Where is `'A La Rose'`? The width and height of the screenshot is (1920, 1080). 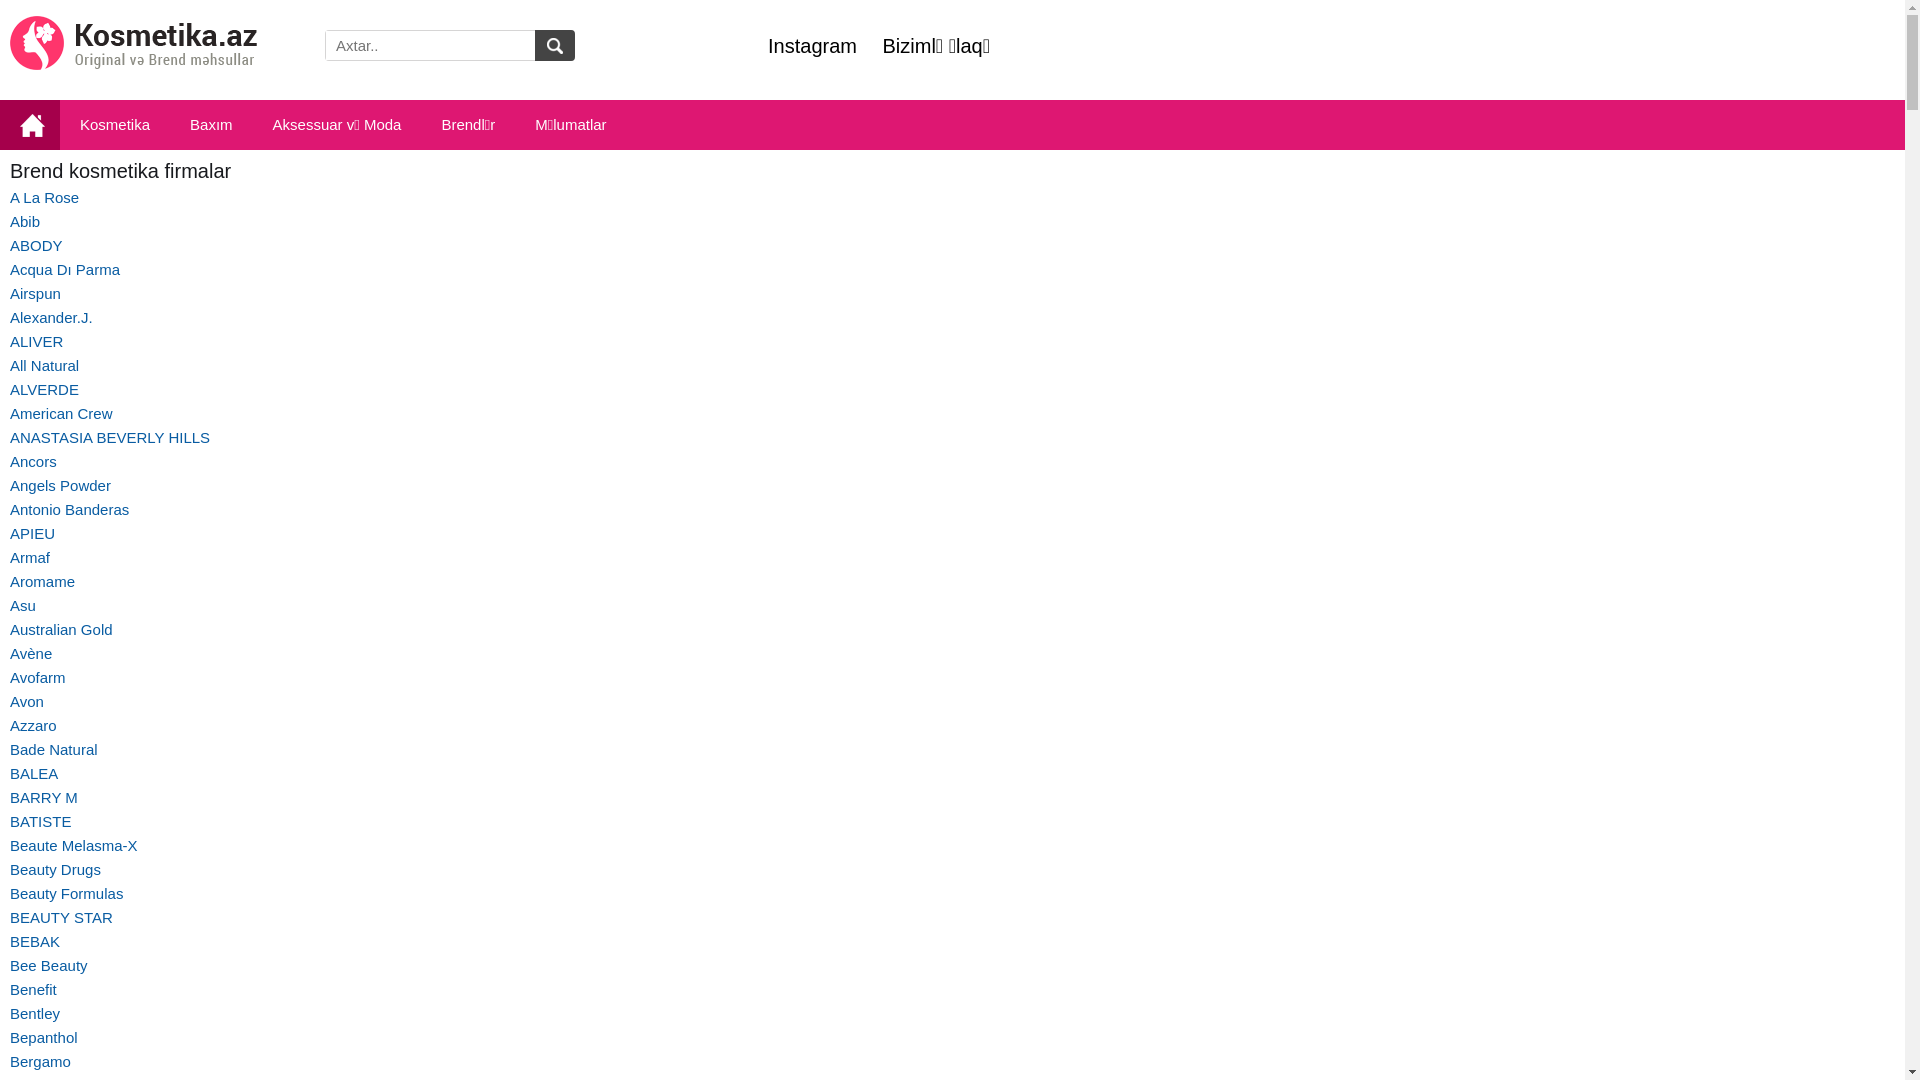
'A La Rose' is located at coordinates (44, 197).